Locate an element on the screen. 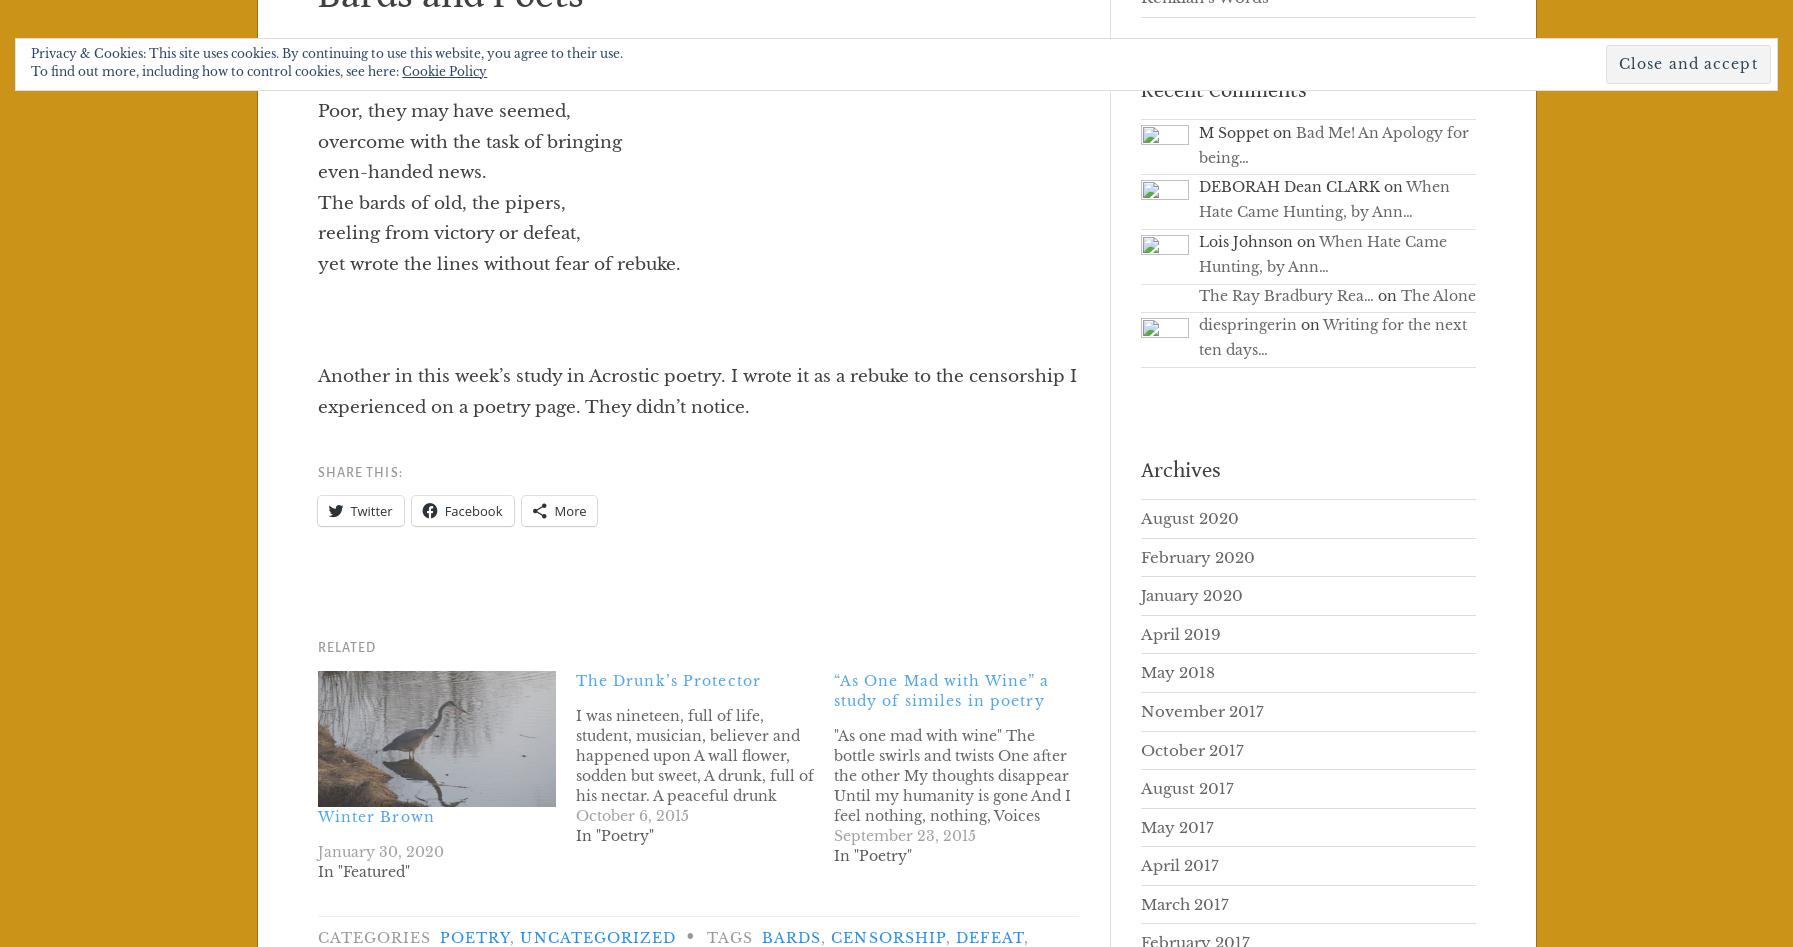 This screenshot has width=1793, height=947. 'DEBORAH Dean CLARK on' is located at coordinates (1301, 186).